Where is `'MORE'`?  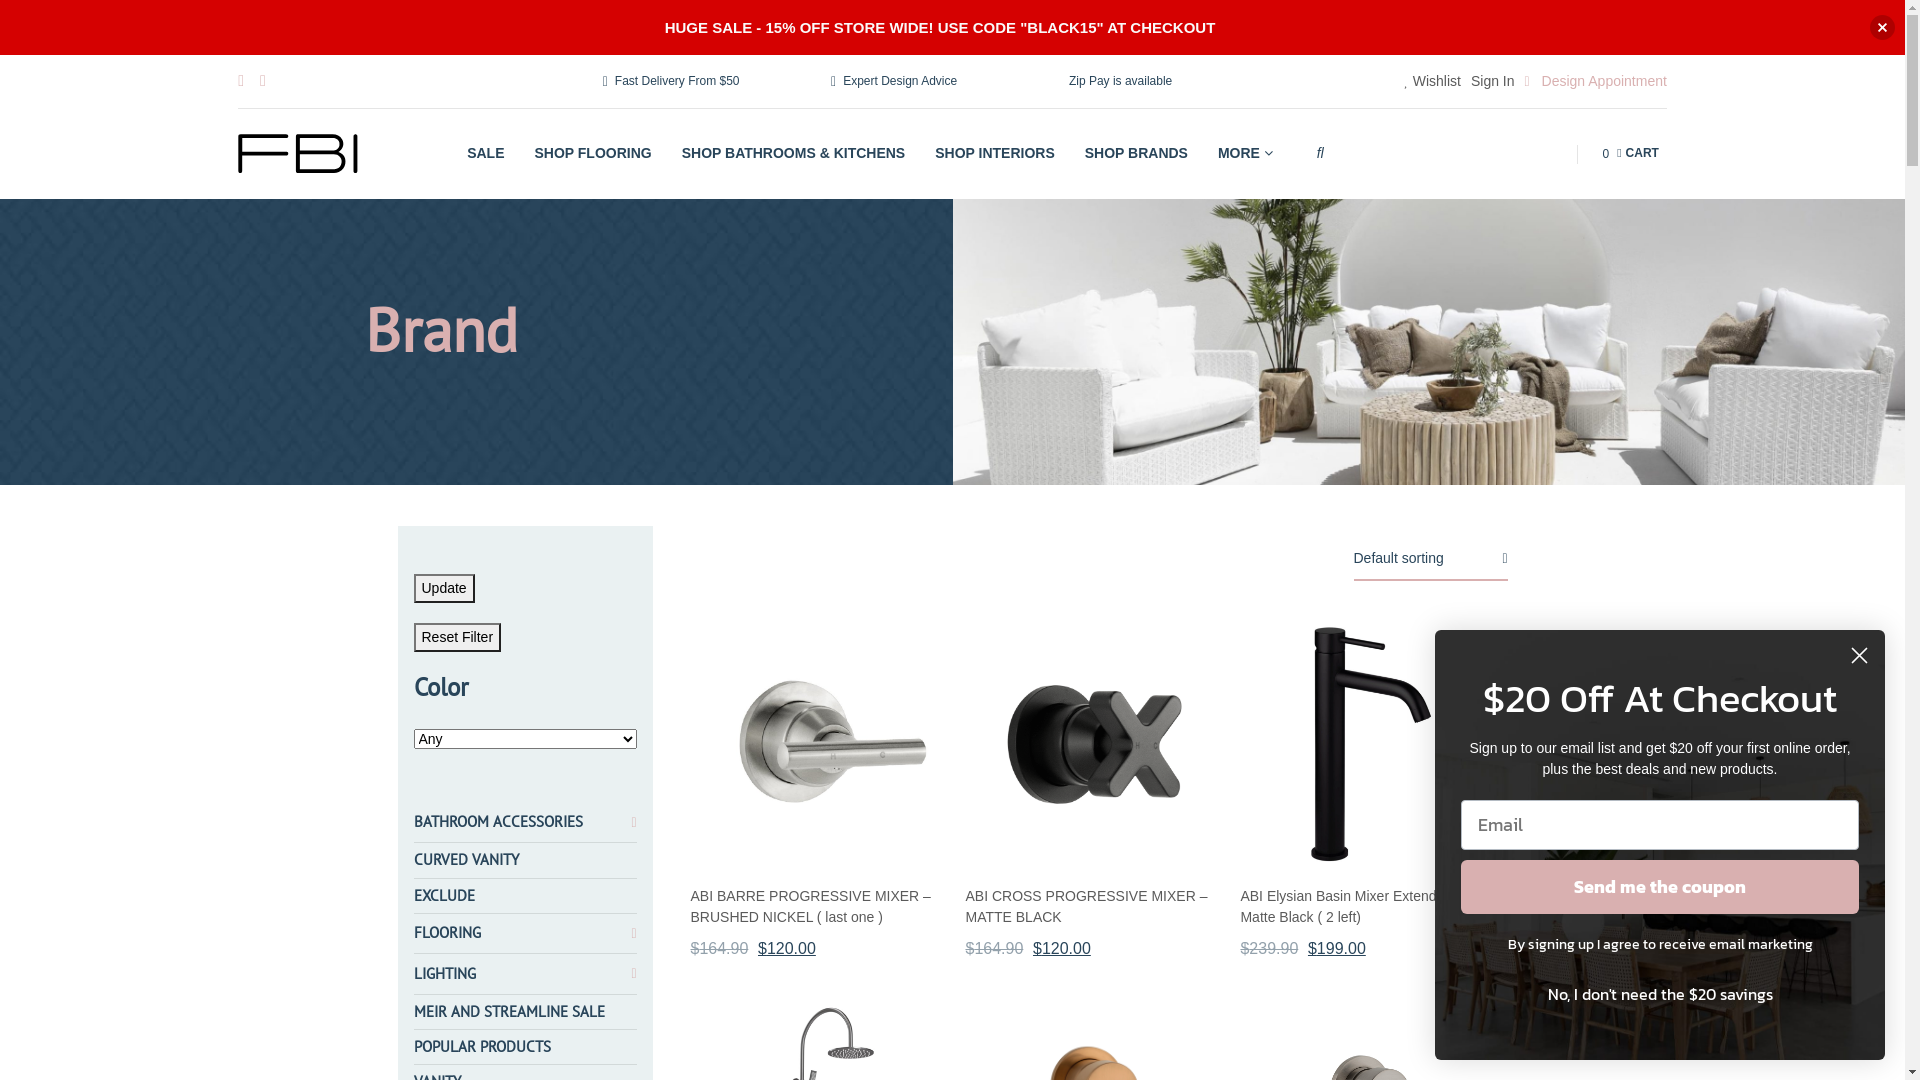
'MORE' is located at coordinates (1208, 153).